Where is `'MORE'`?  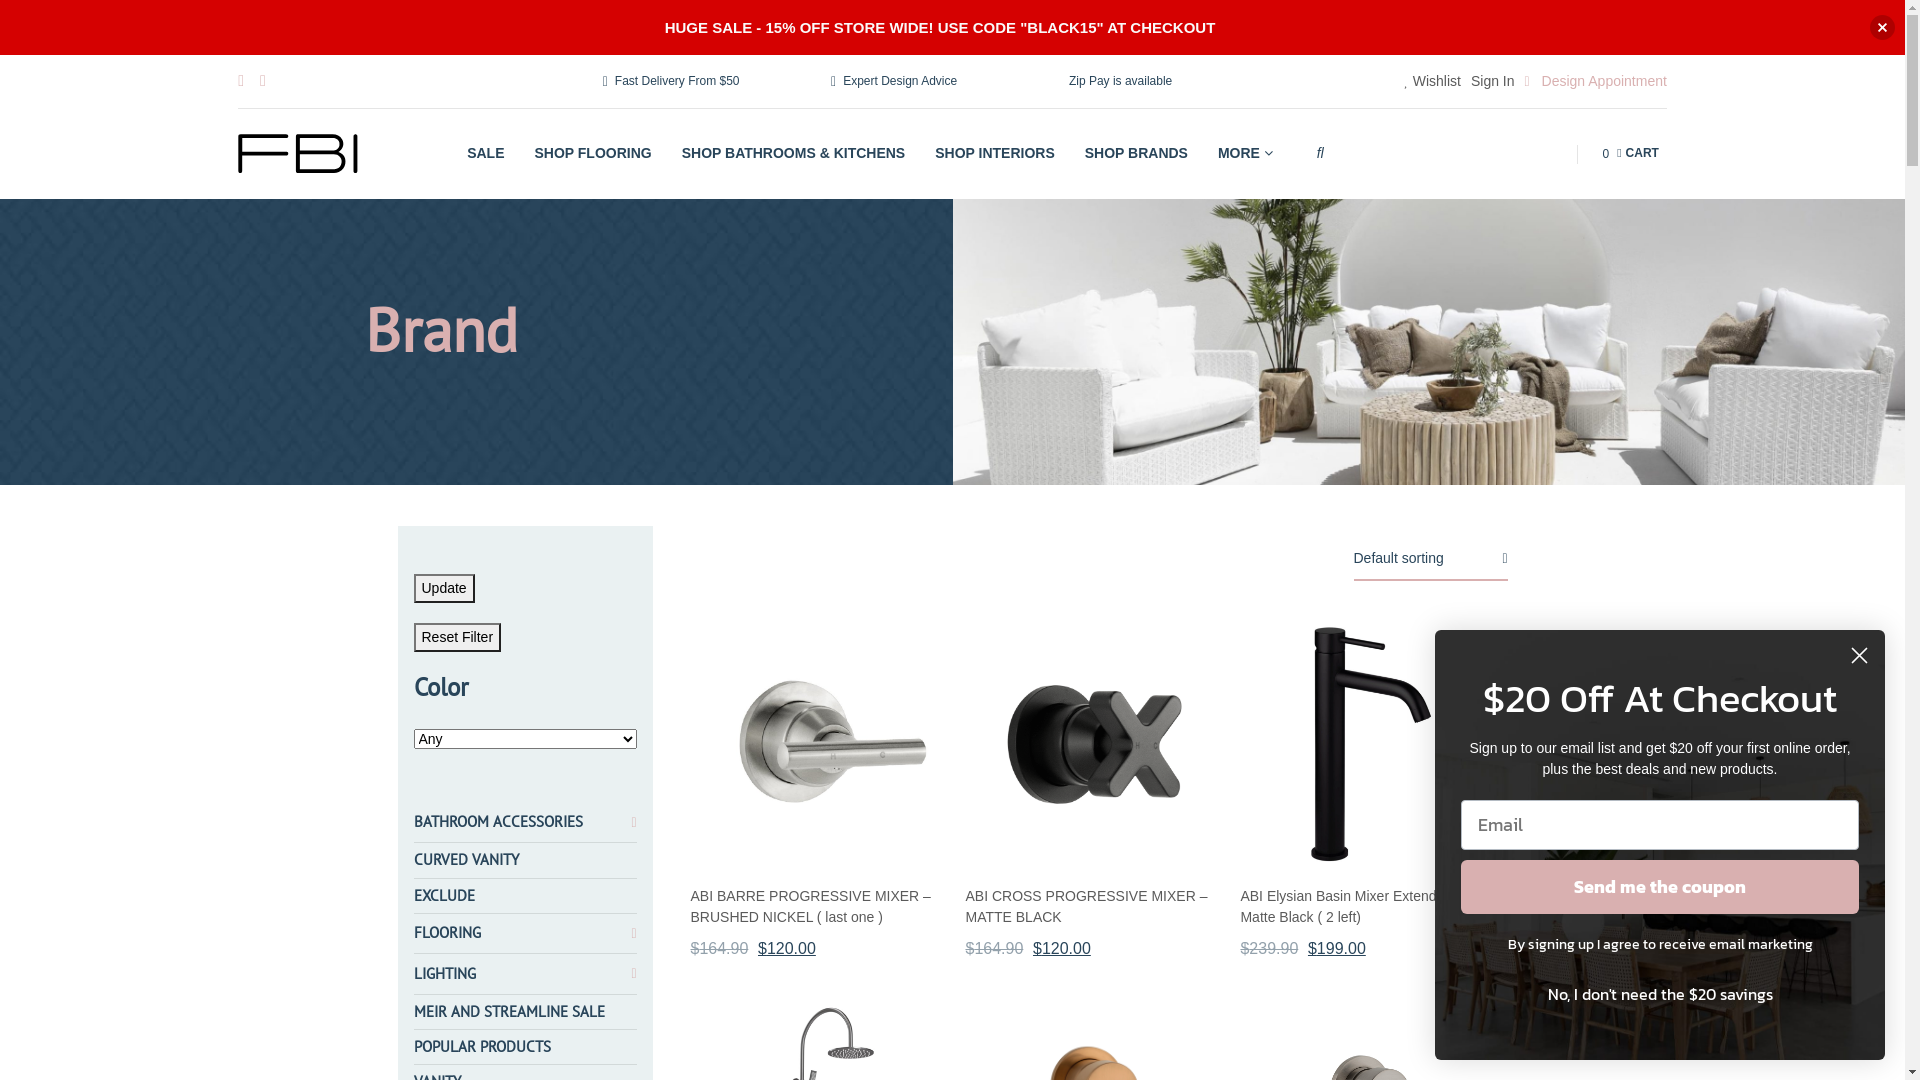
'MORE' is located at coordinates (1208, 153).